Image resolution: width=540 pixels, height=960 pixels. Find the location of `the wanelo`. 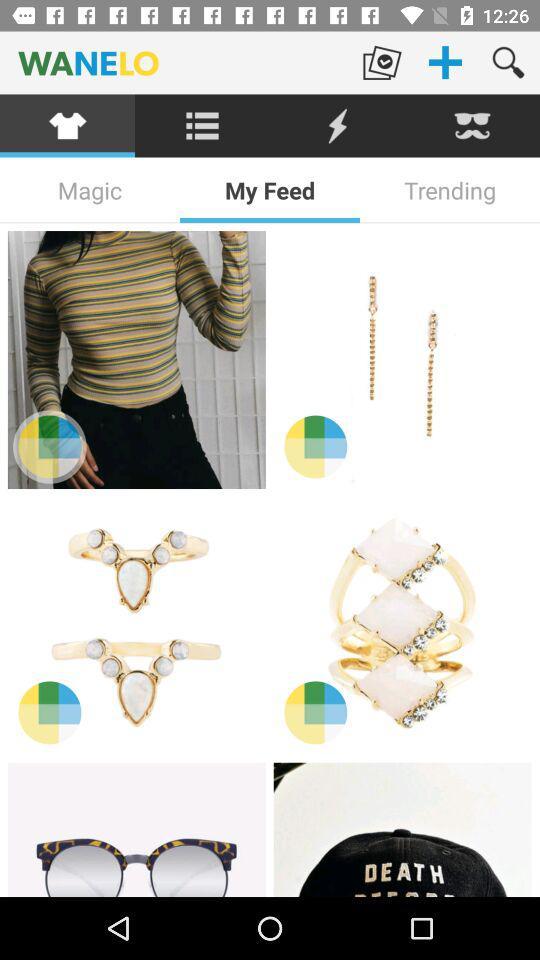

the wanelo is located at coordinates (175, 62).